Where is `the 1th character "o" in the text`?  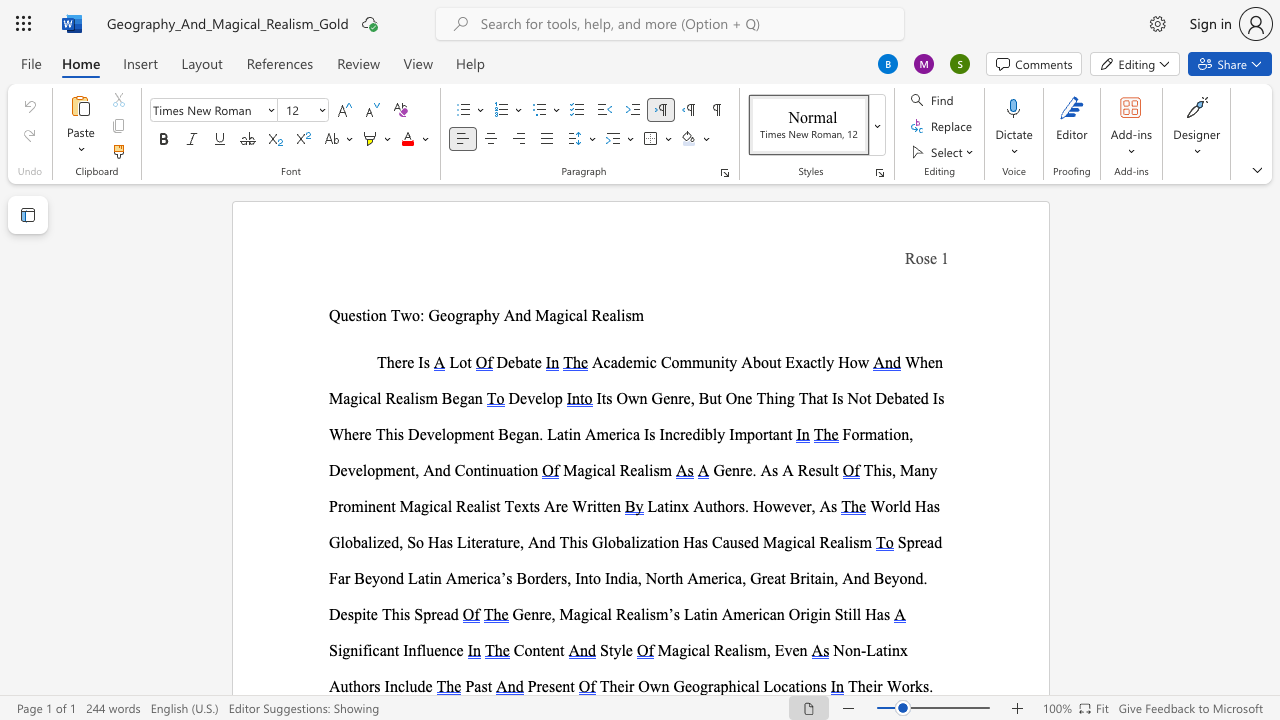 the 1th character "o" in the text is located at coordinates (904, 685).